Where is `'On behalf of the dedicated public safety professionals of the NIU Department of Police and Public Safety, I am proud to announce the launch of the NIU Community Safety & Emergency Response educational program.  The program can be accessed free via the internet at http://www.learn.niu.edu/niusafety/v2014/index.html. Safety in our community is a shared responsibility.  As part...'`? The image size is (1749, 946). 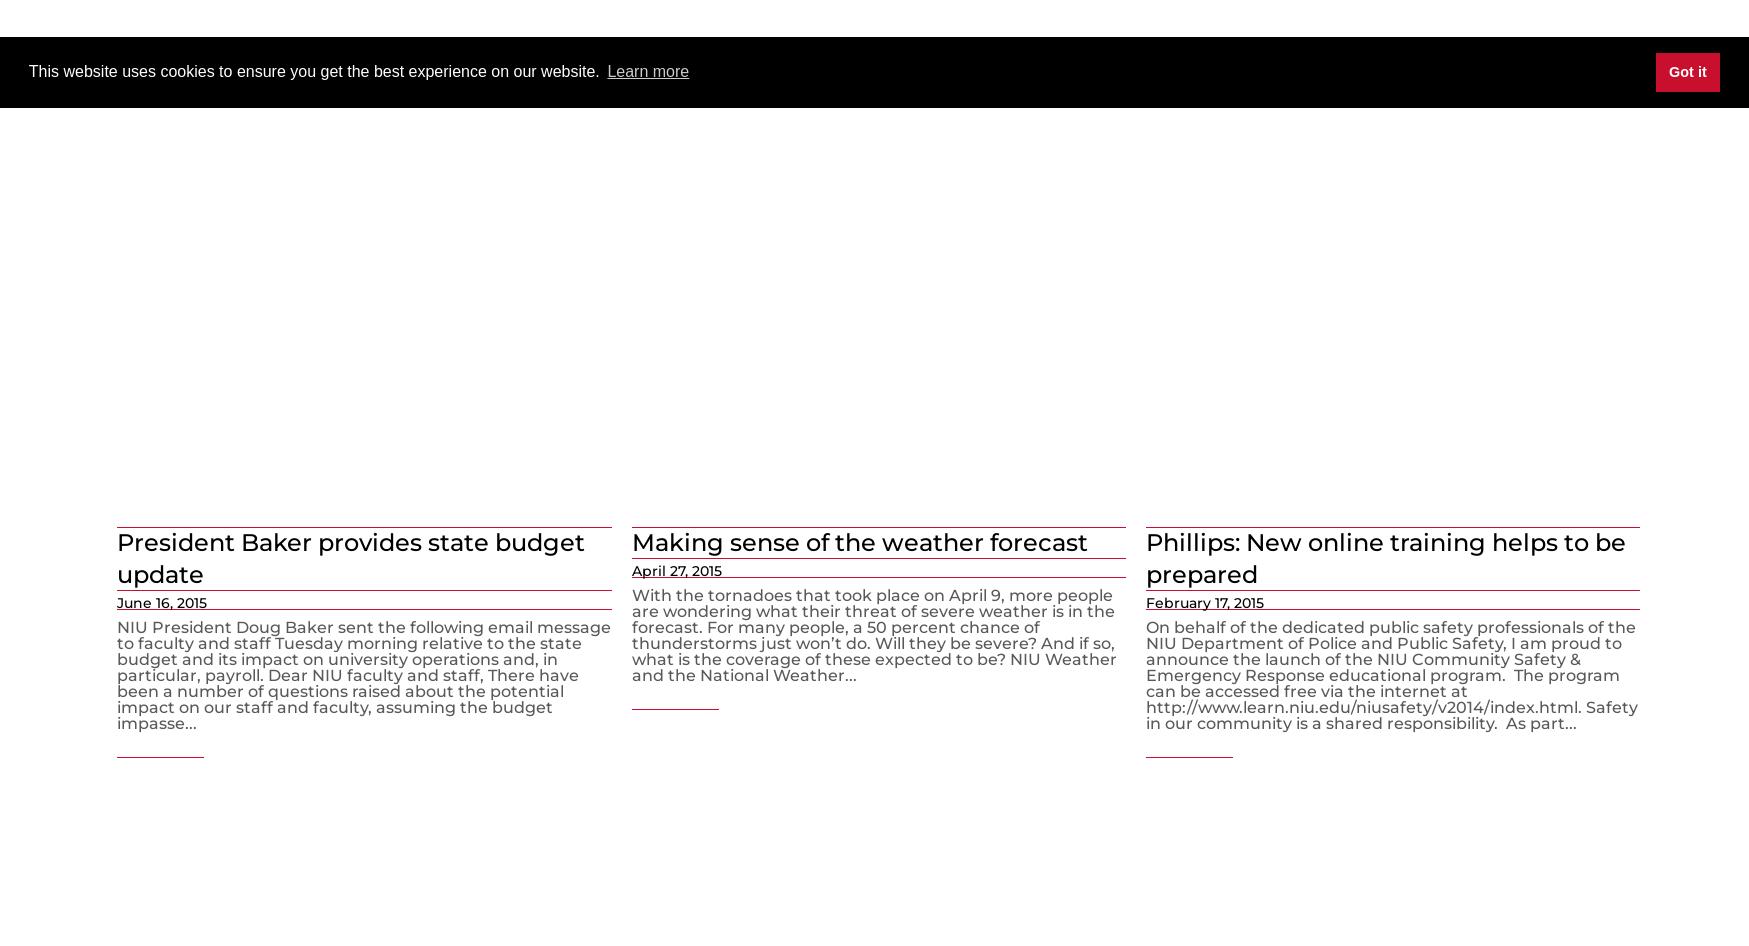 'On behalf of the dedicated public safety professionals of the NIU Department of Police and Public Safety, I am proud to announce the launch of the NIU Community Safety & Emergency Response educational program.  The program can be accessed free via the internet at http://www.learn.niu.edu/niusafety/v2014/index.html. Safety in our community is a shared responsibility.  As part...' is located at coordinates (1145, 675).